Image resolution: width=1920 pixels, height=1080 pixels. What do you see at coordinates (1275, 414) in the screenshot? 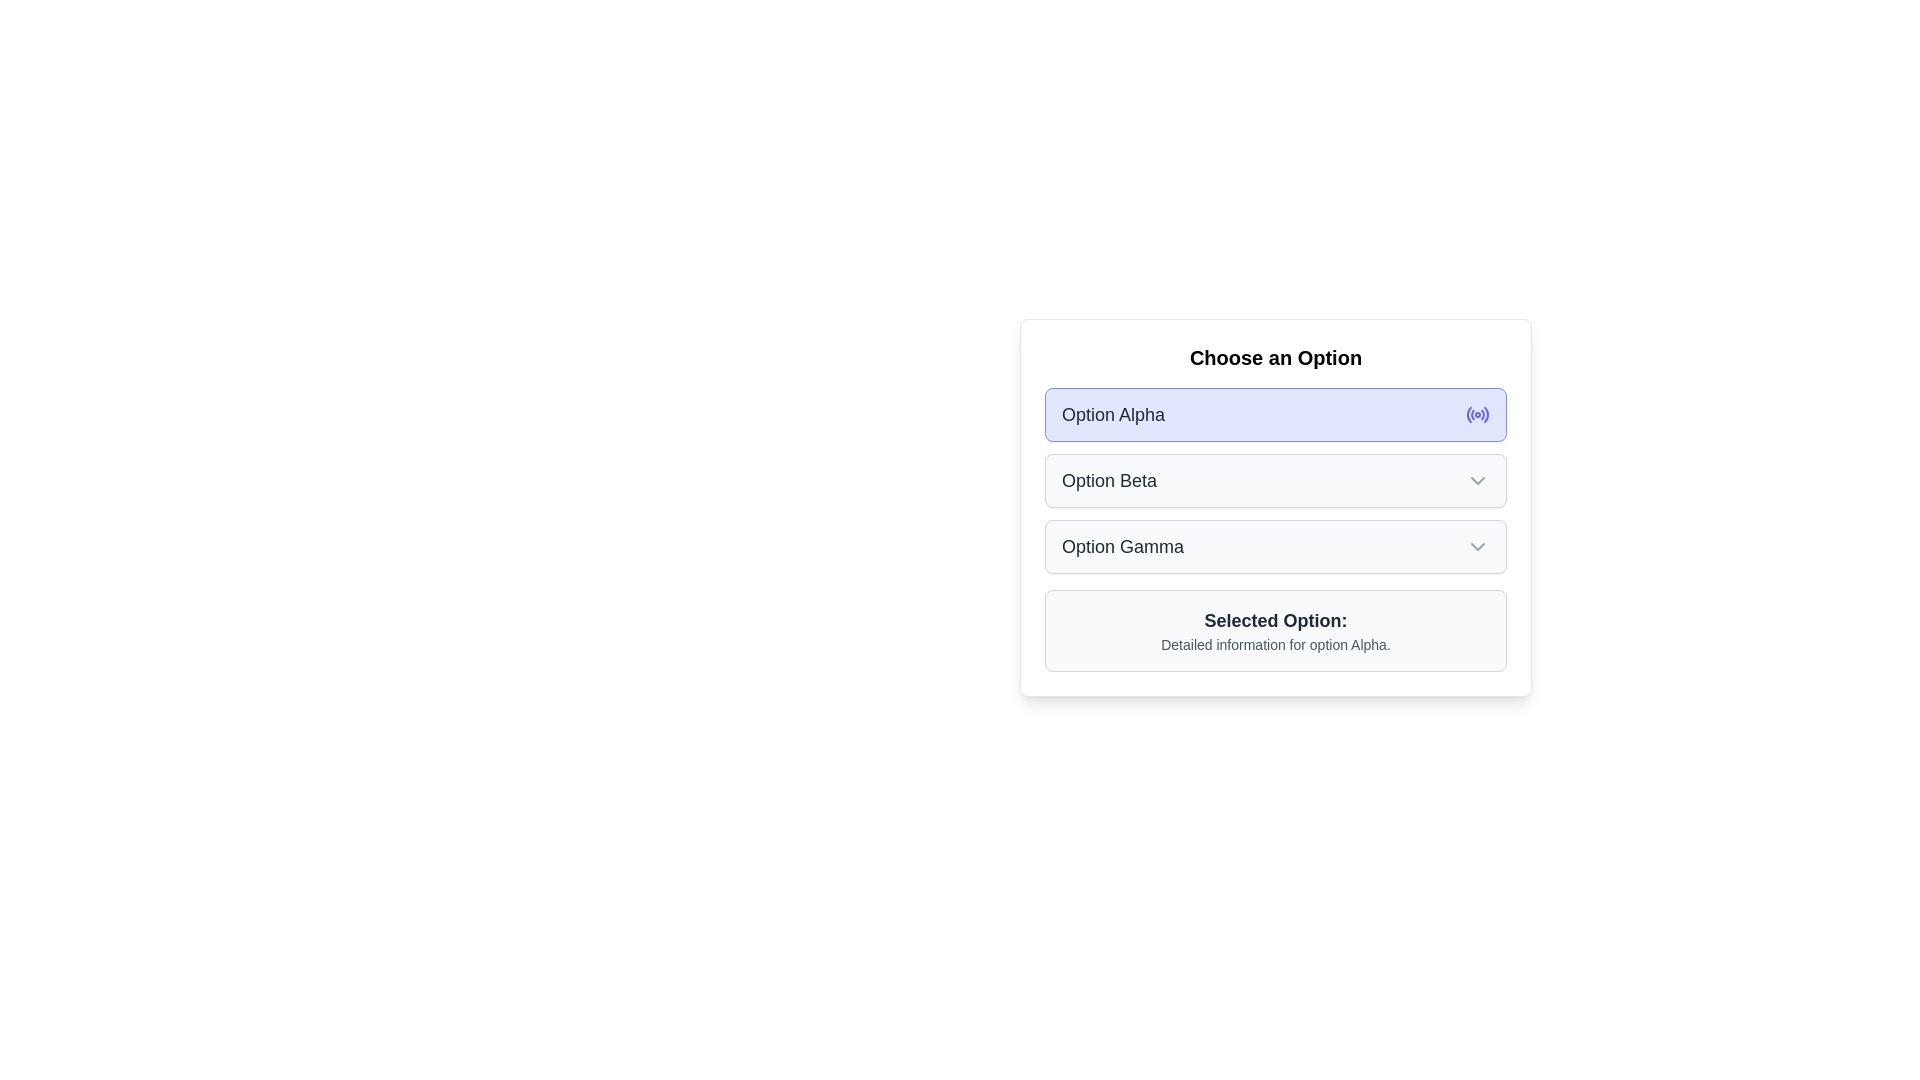
I see `the selection button for 'Option Alpha' located under the title 'Choose an Option'` at bounding box center [1275, 414].